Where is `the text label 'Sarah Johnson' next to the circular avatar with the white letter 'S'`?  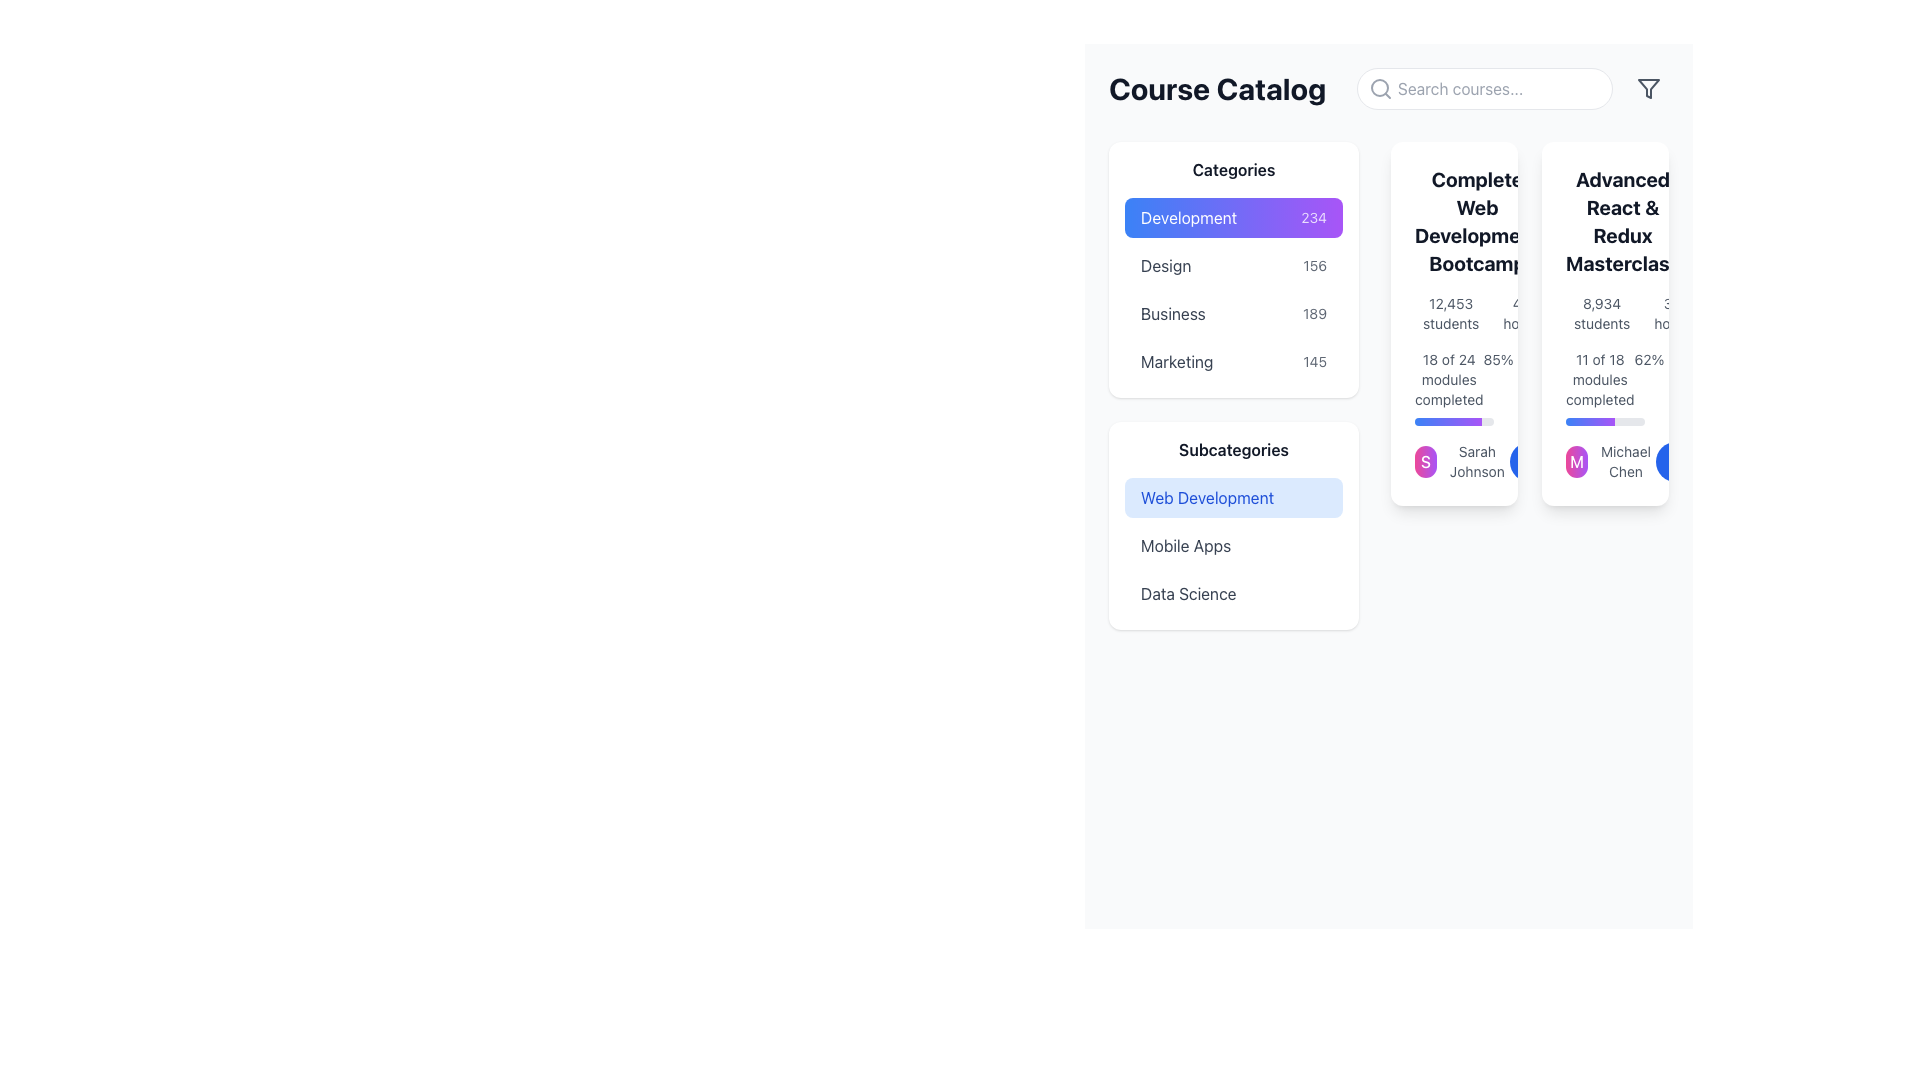 the text label 'Sarah Johnson' next to the circular avatar with the white letter 'S' is located at coordinates (1462, 462).